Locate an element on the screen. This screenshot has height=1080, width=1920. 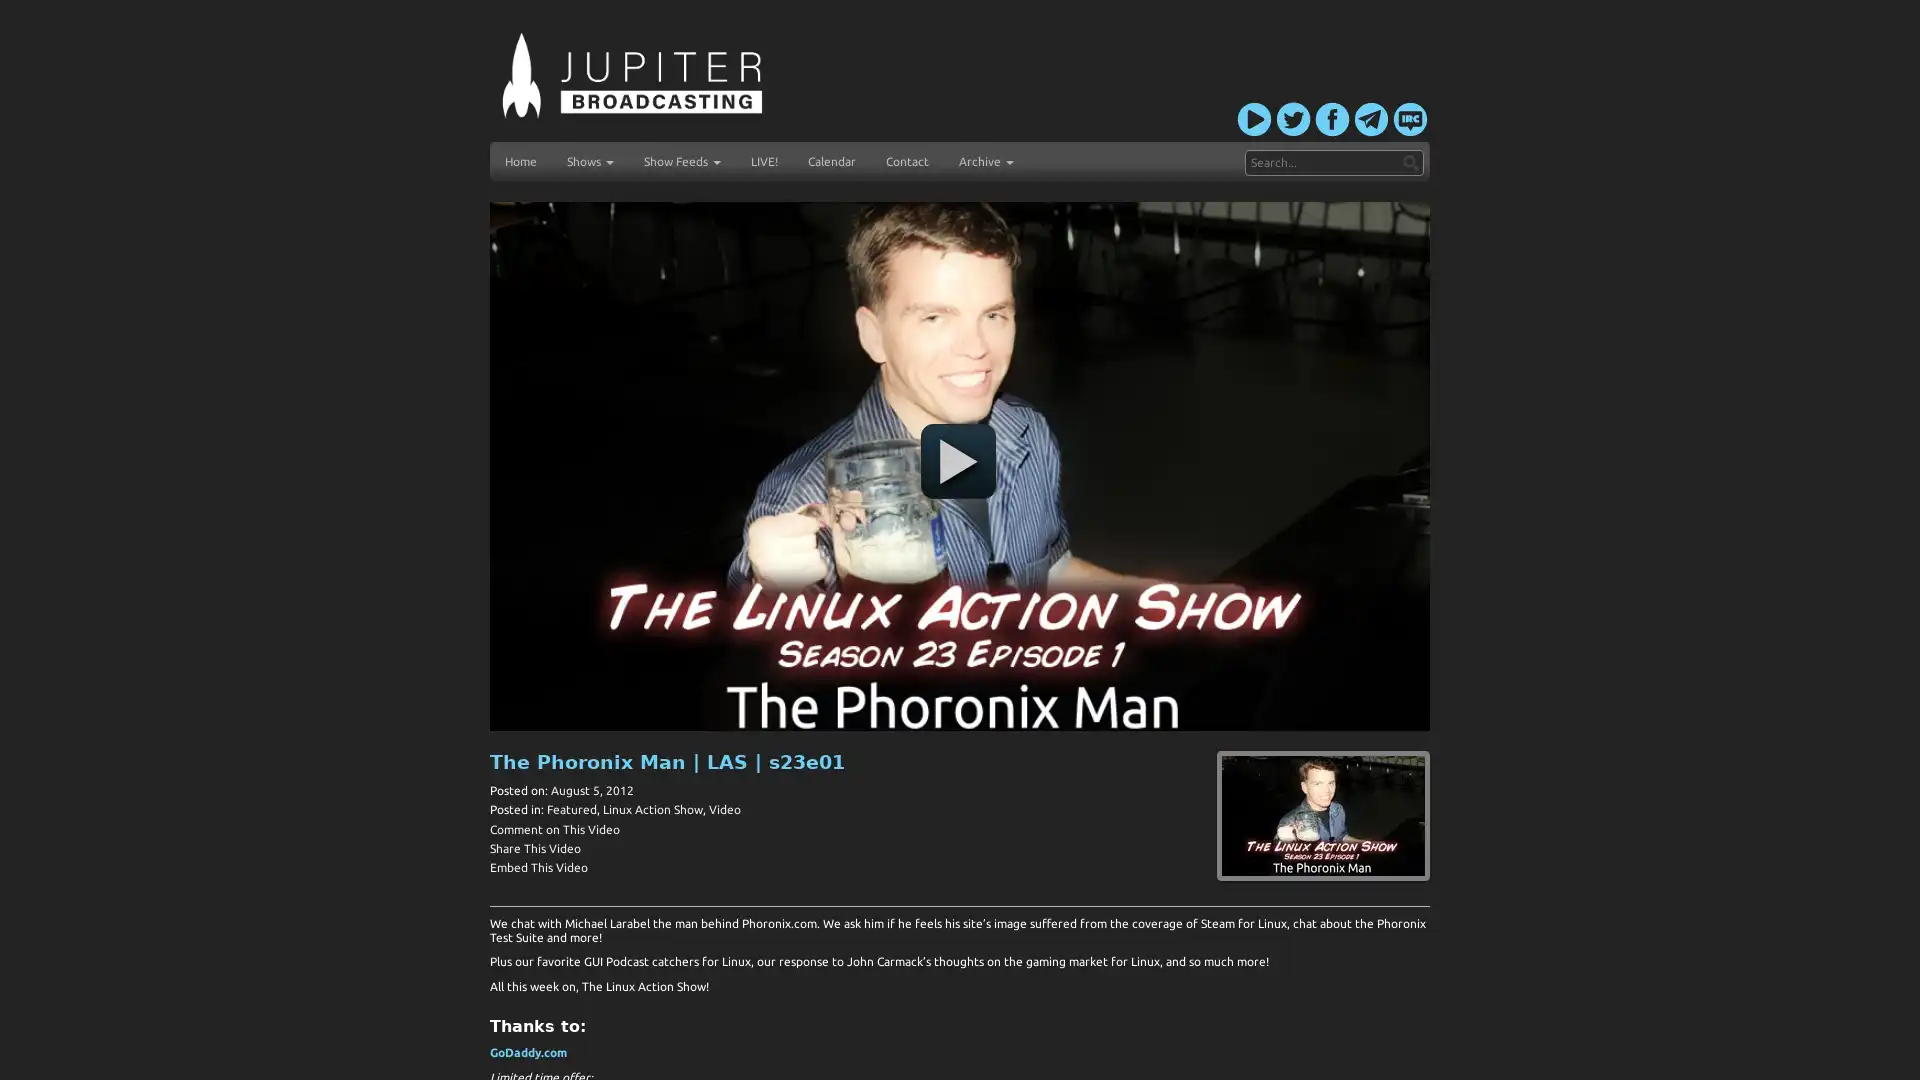
Submit is located at coordinates (1410, 161).